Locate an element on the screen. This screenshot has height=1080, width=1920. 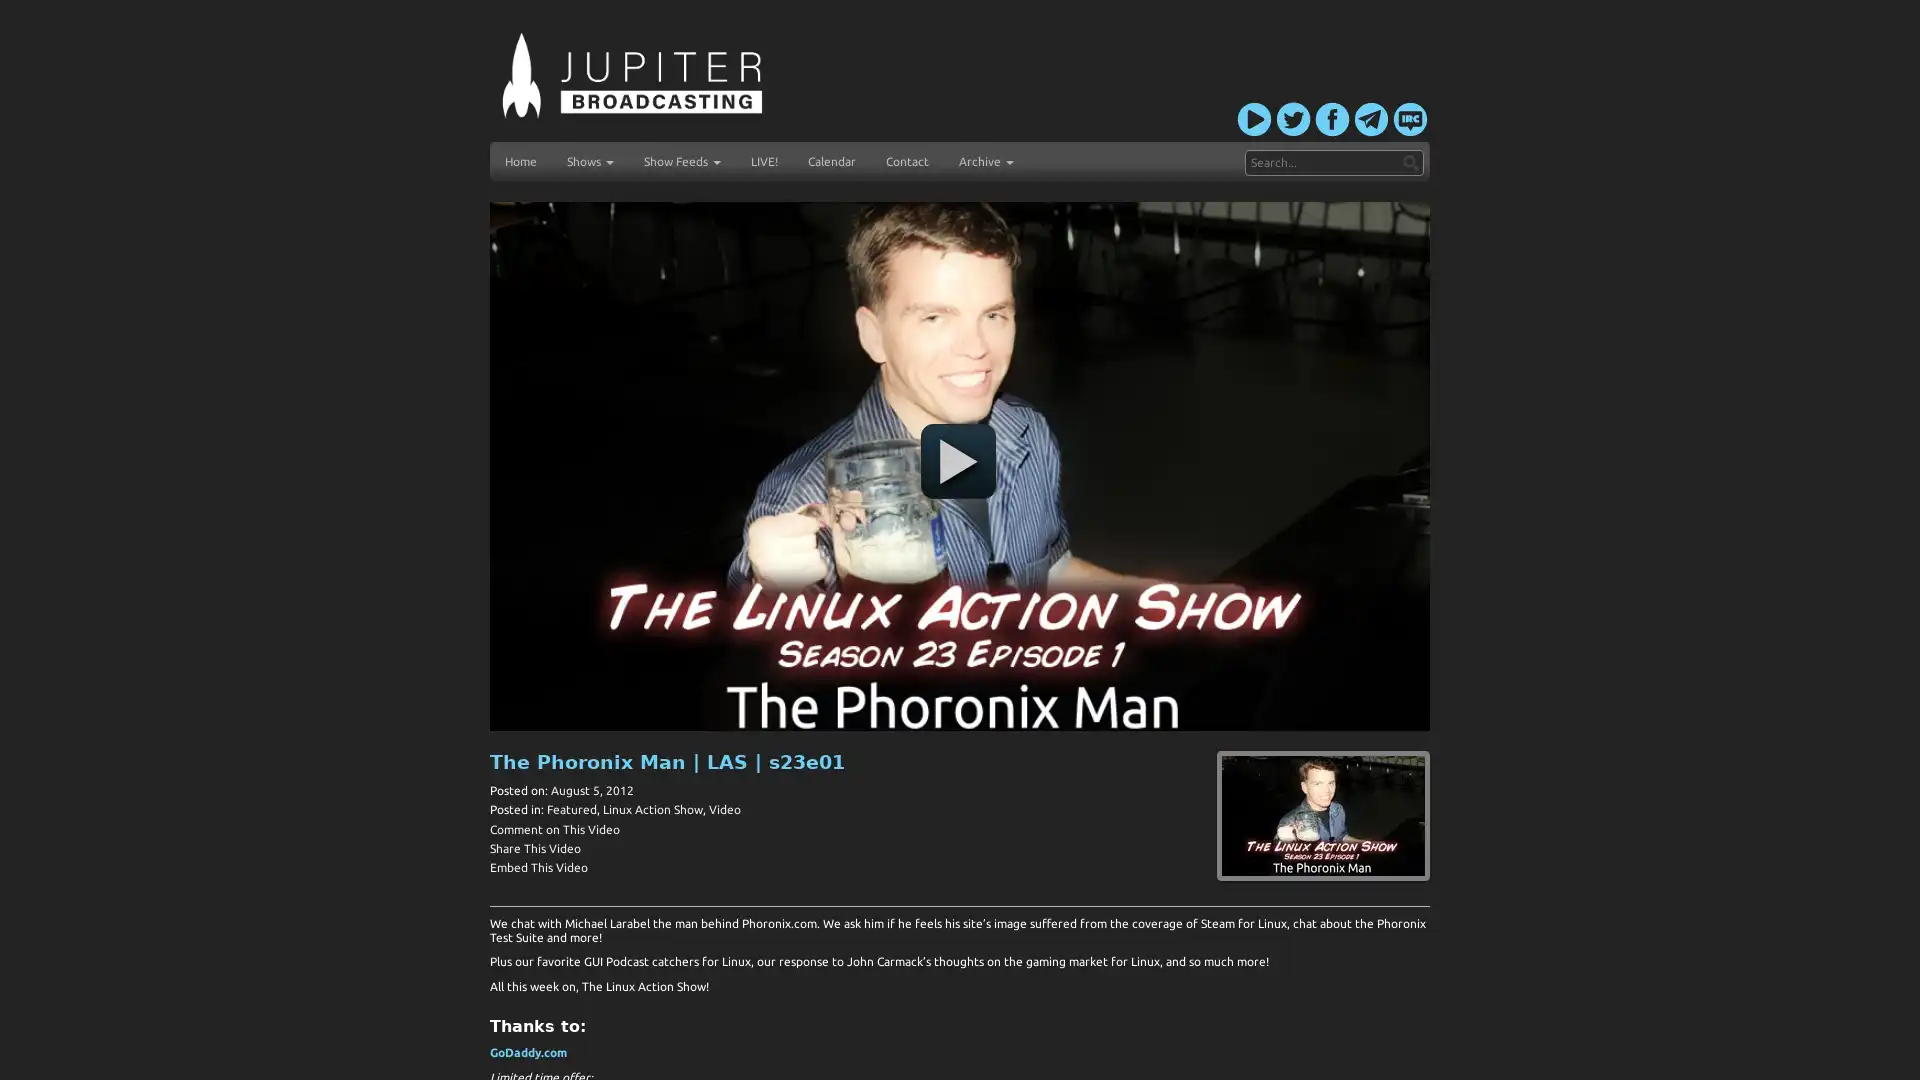
Submit is located at coordinates (1410, 161).